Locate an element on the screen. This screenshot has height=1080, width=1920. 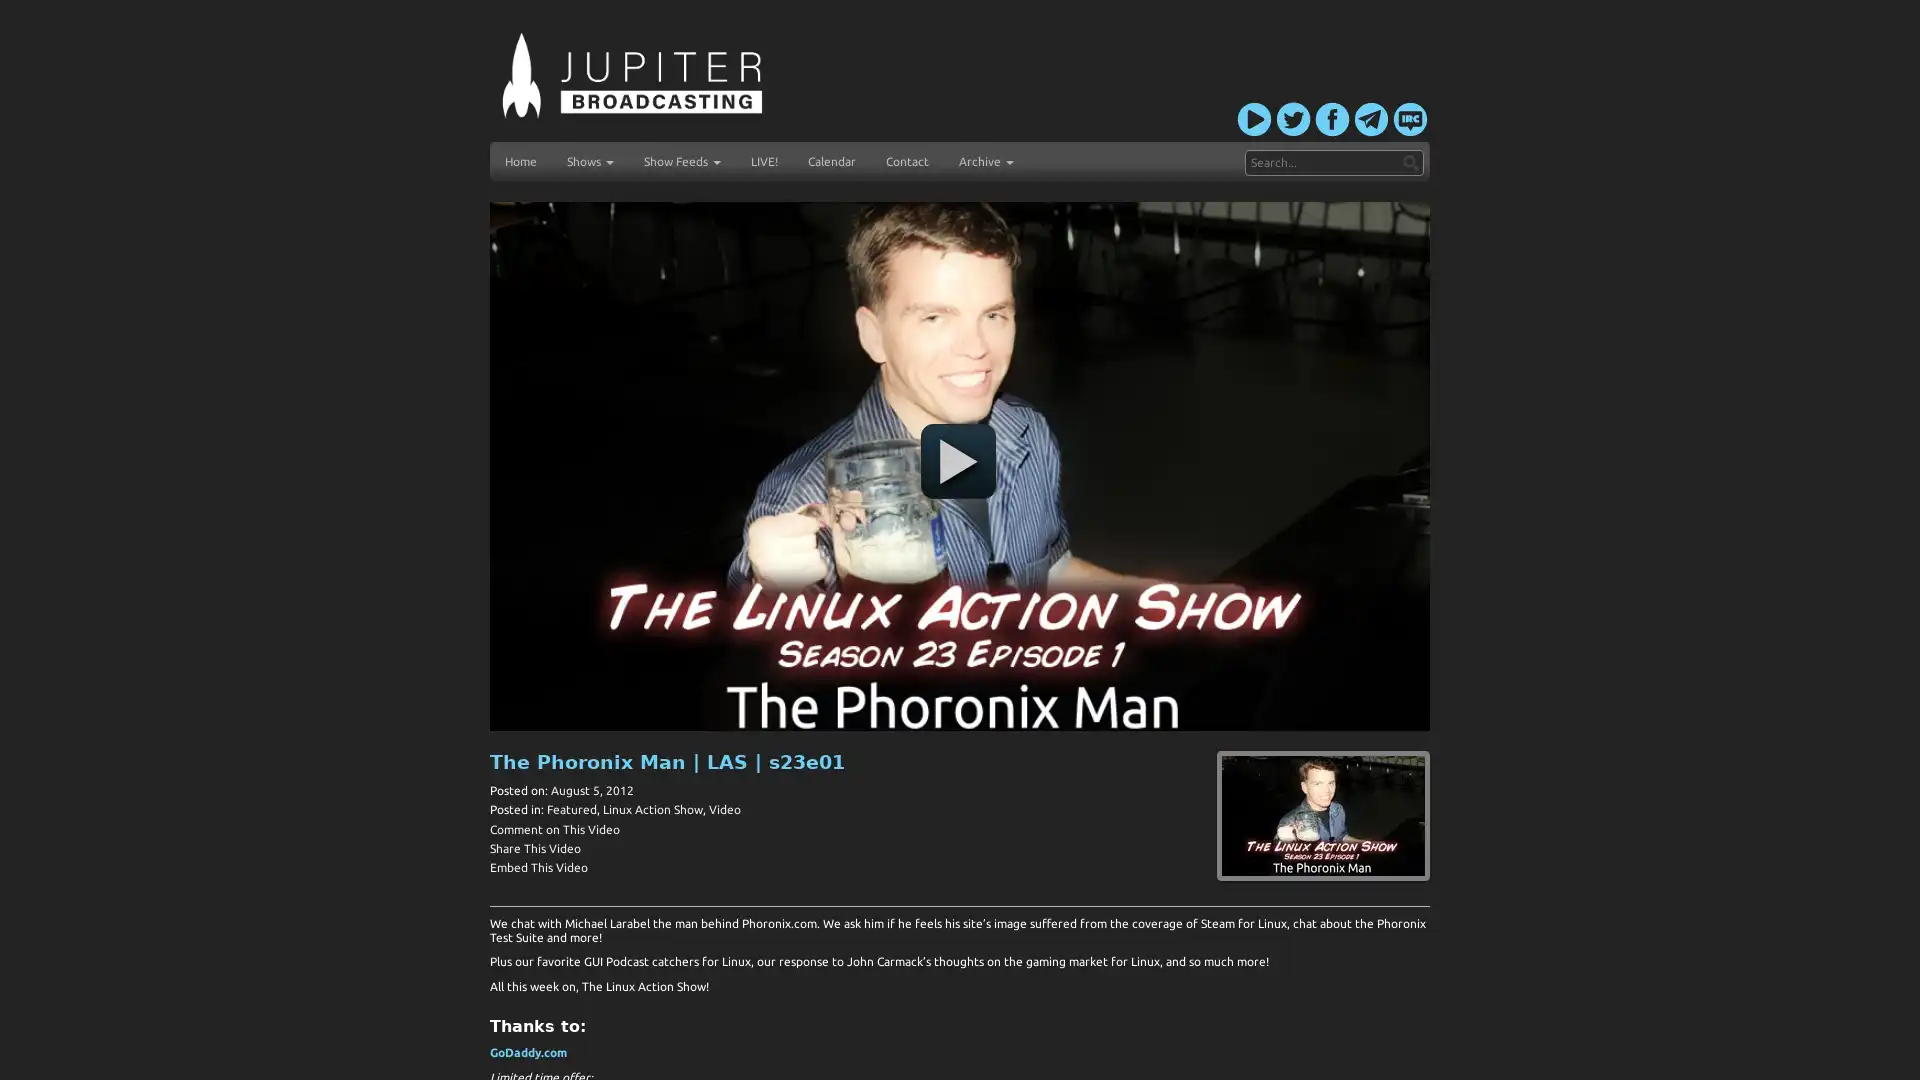
Submit is located at coordinates (1410, 161).